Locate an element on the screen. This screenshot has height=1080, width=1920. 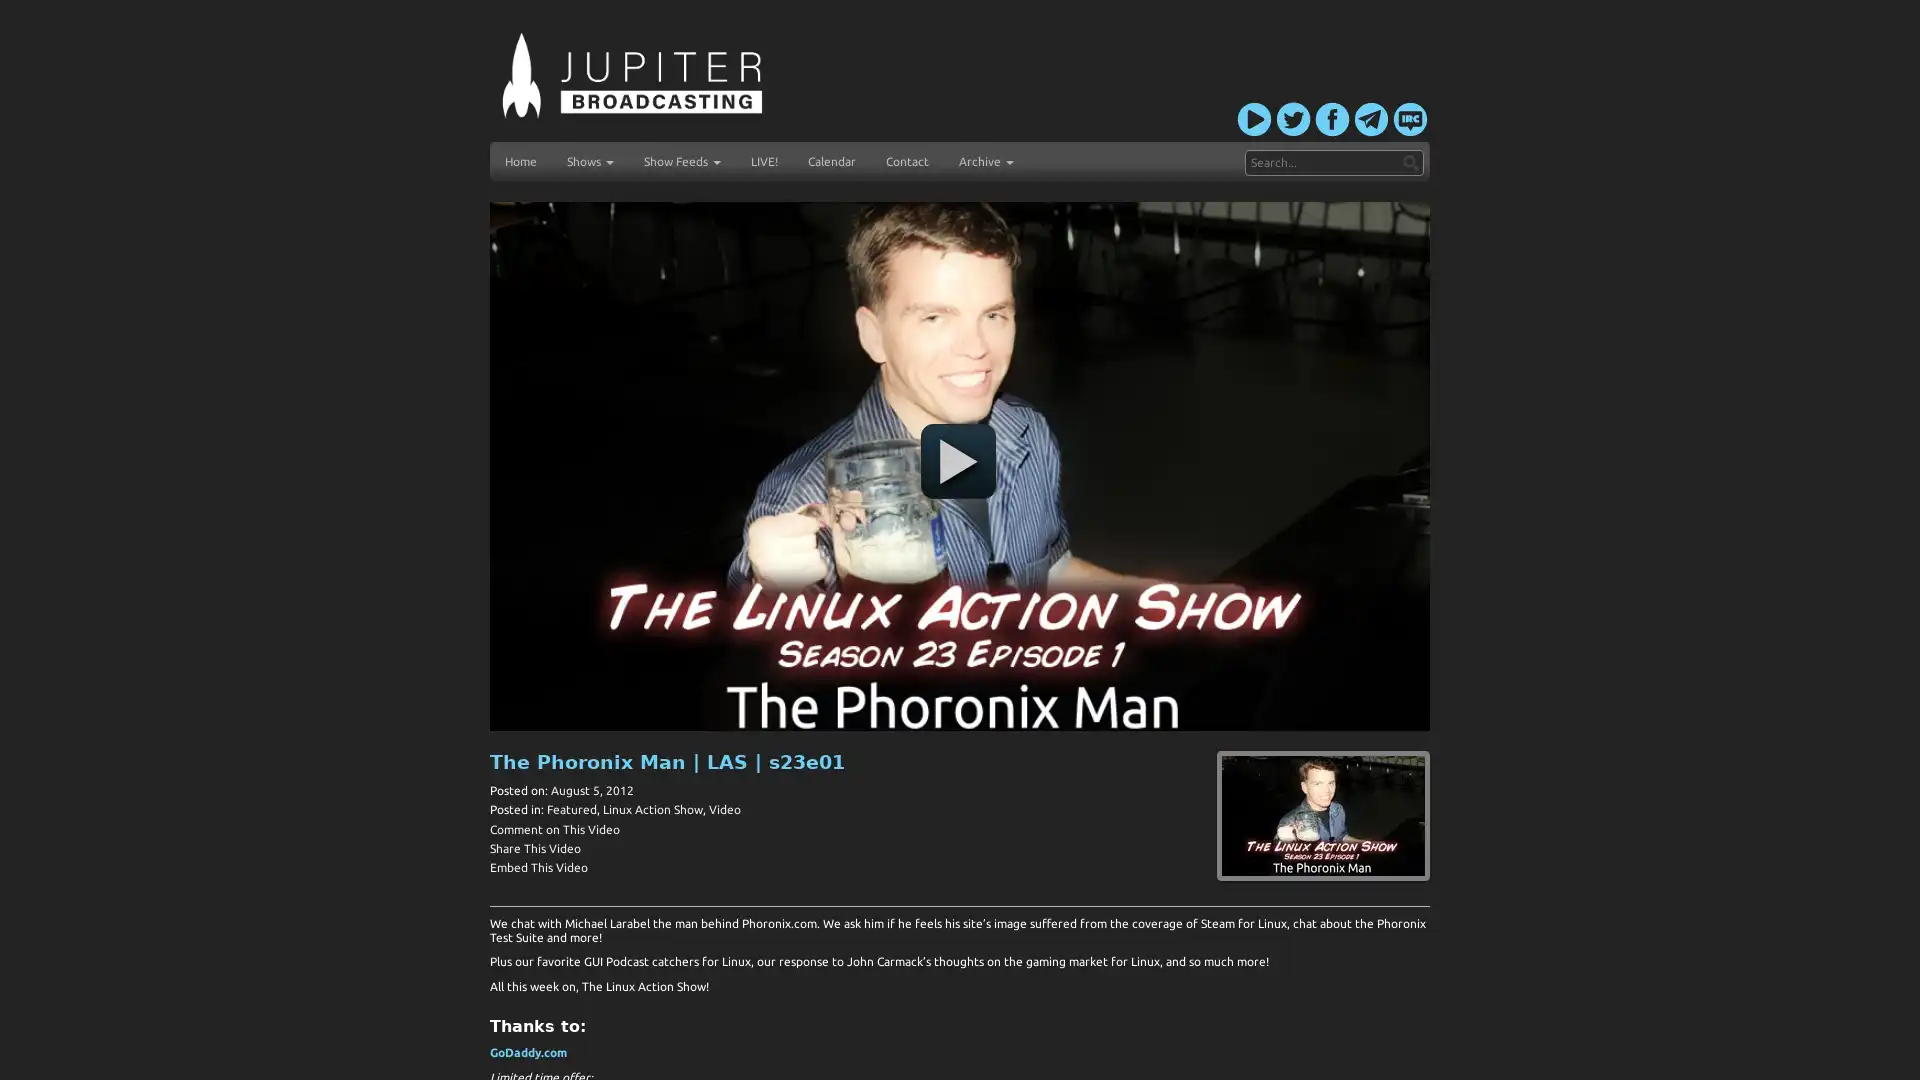
Submit is located at coordinates (1410, 161).